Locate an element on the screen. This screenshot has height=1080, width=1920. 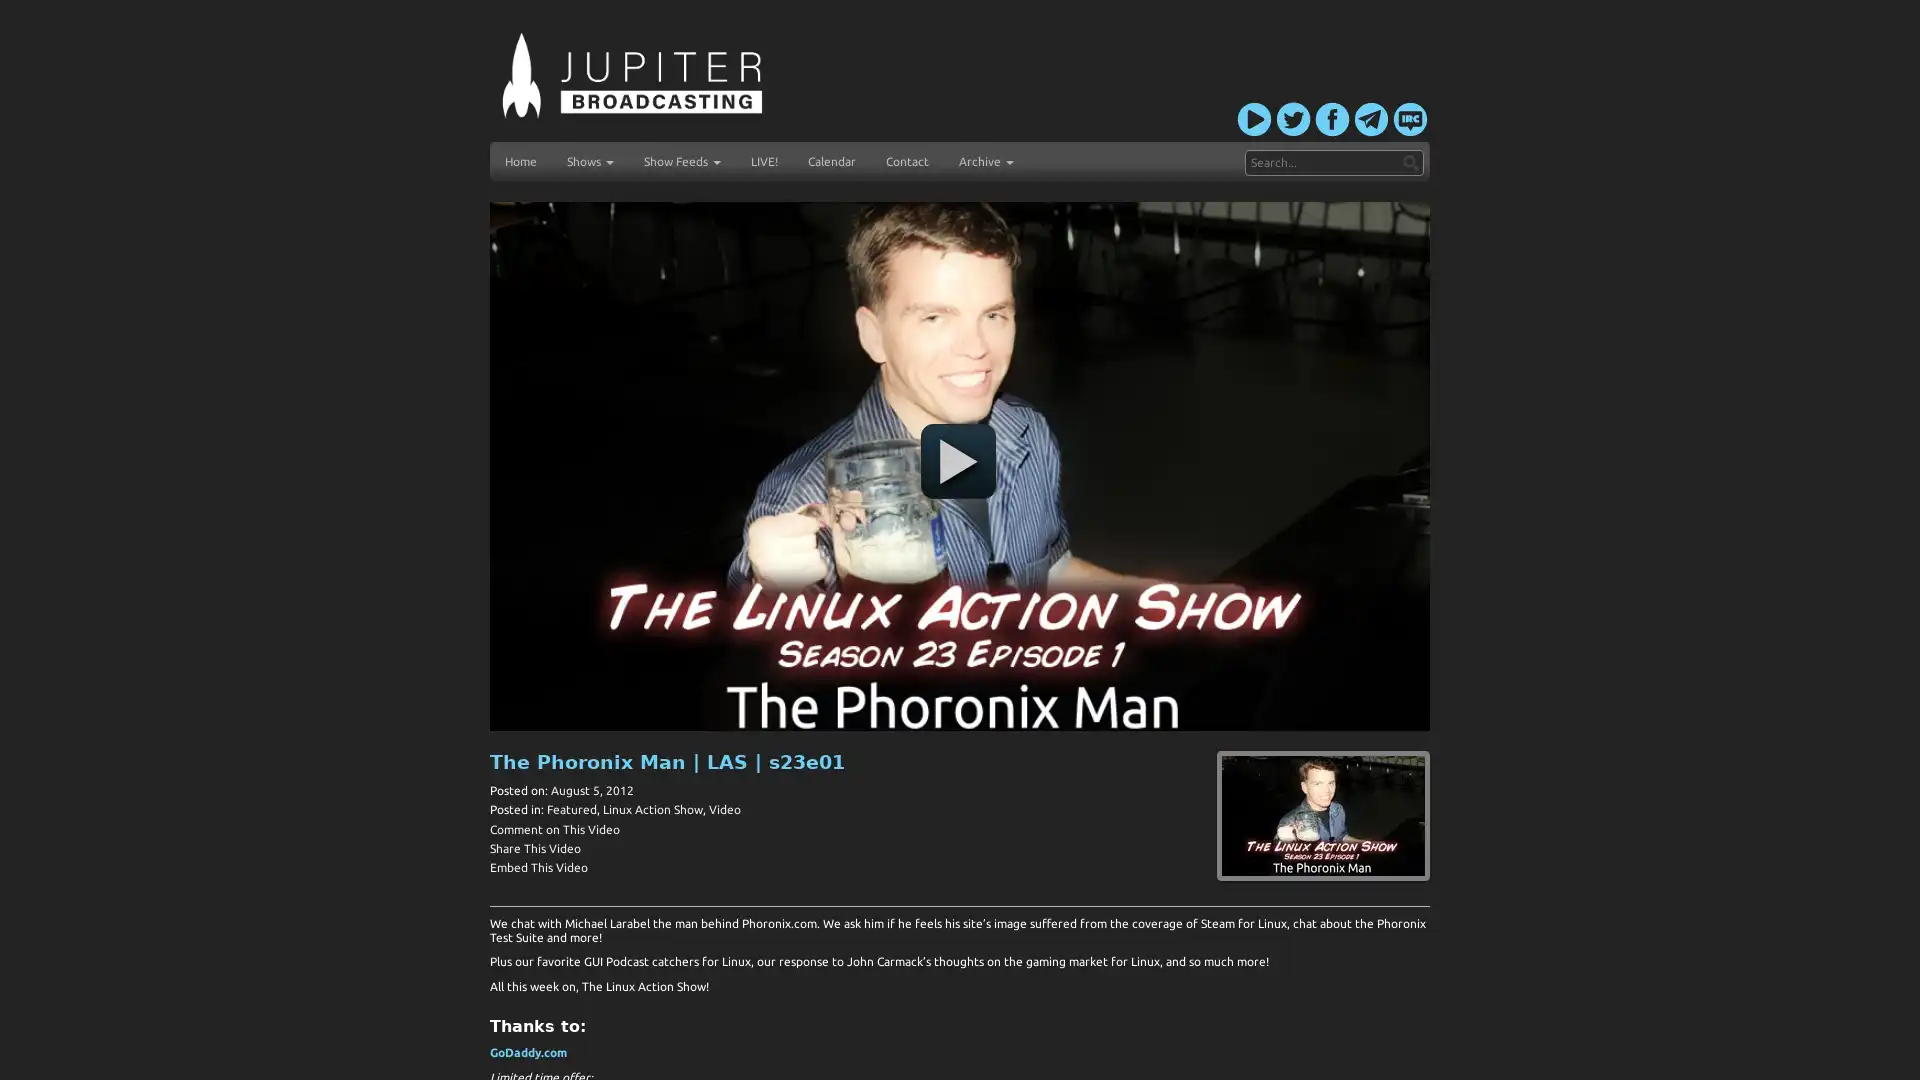
Submit is located at coordinates (1410, 161).